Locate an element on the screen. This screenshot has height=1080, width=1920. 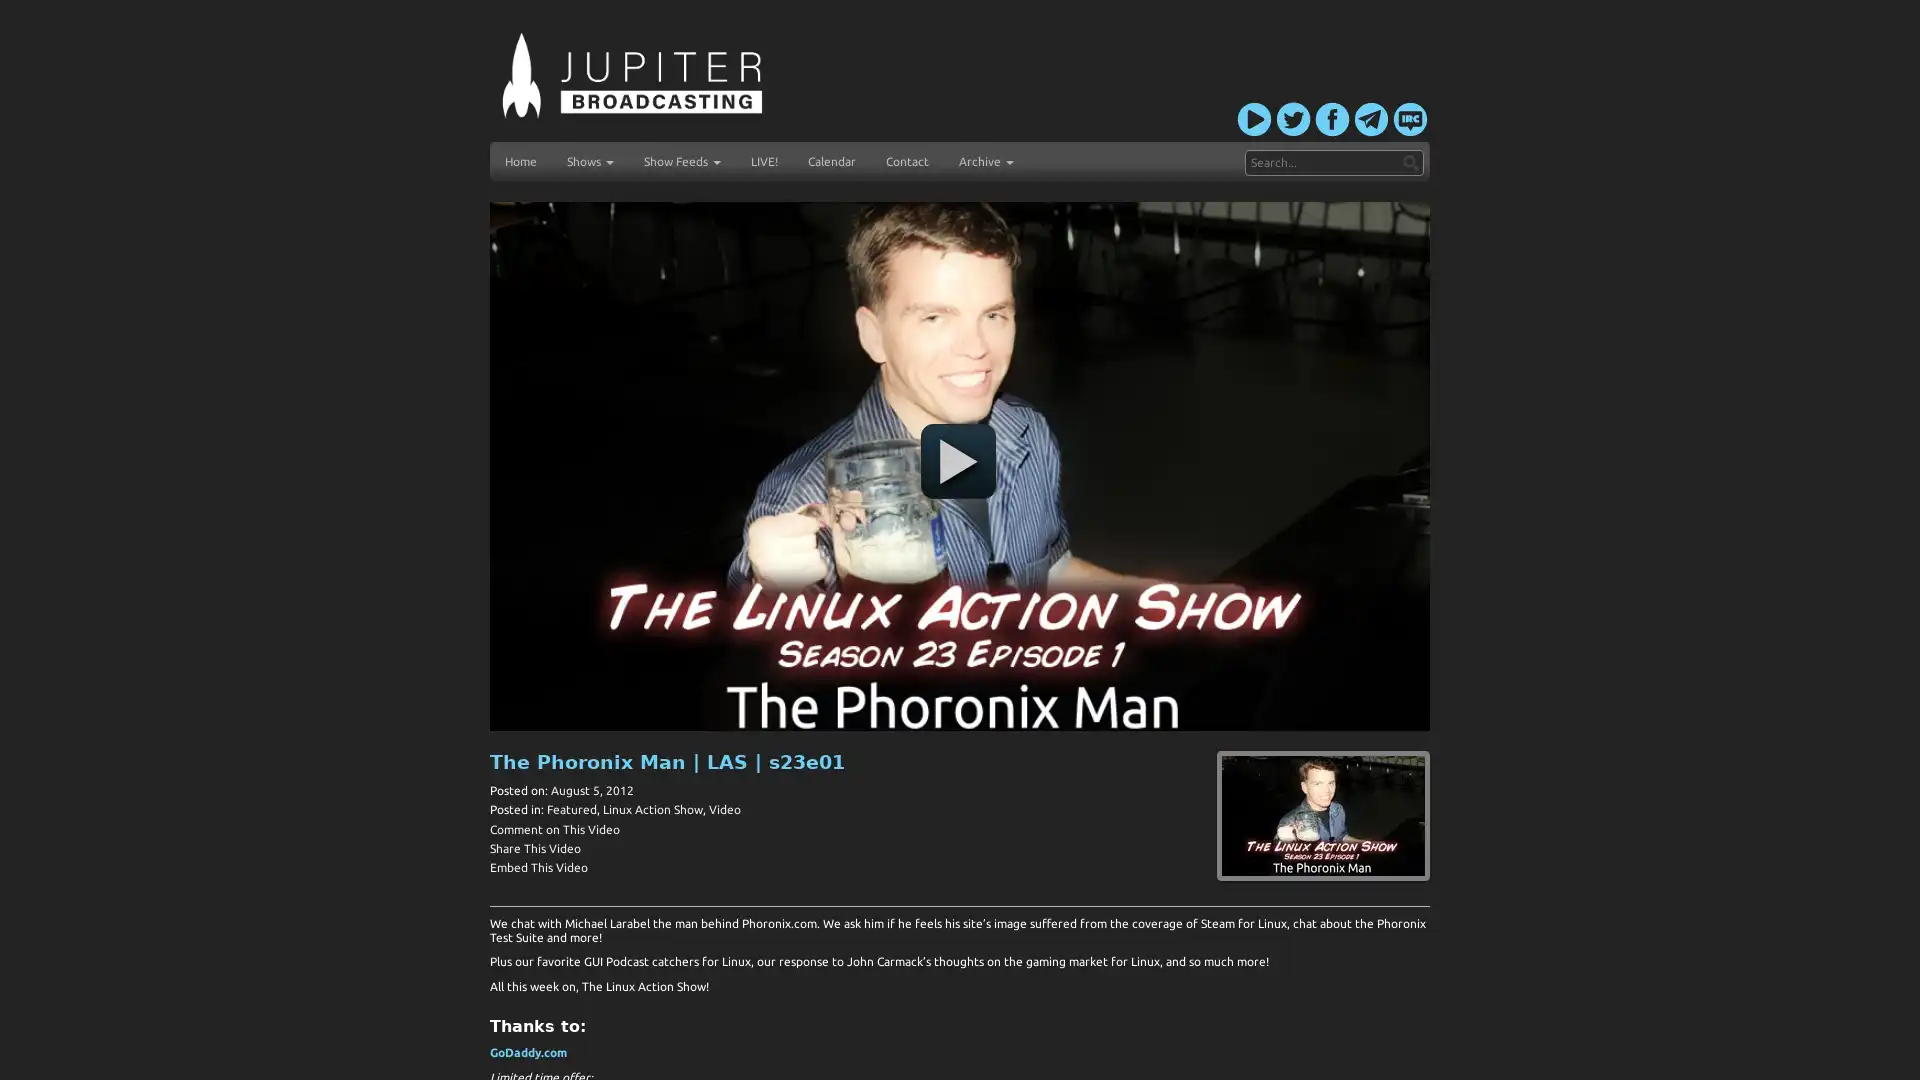
Submit is located at coordinates (1410, 161).